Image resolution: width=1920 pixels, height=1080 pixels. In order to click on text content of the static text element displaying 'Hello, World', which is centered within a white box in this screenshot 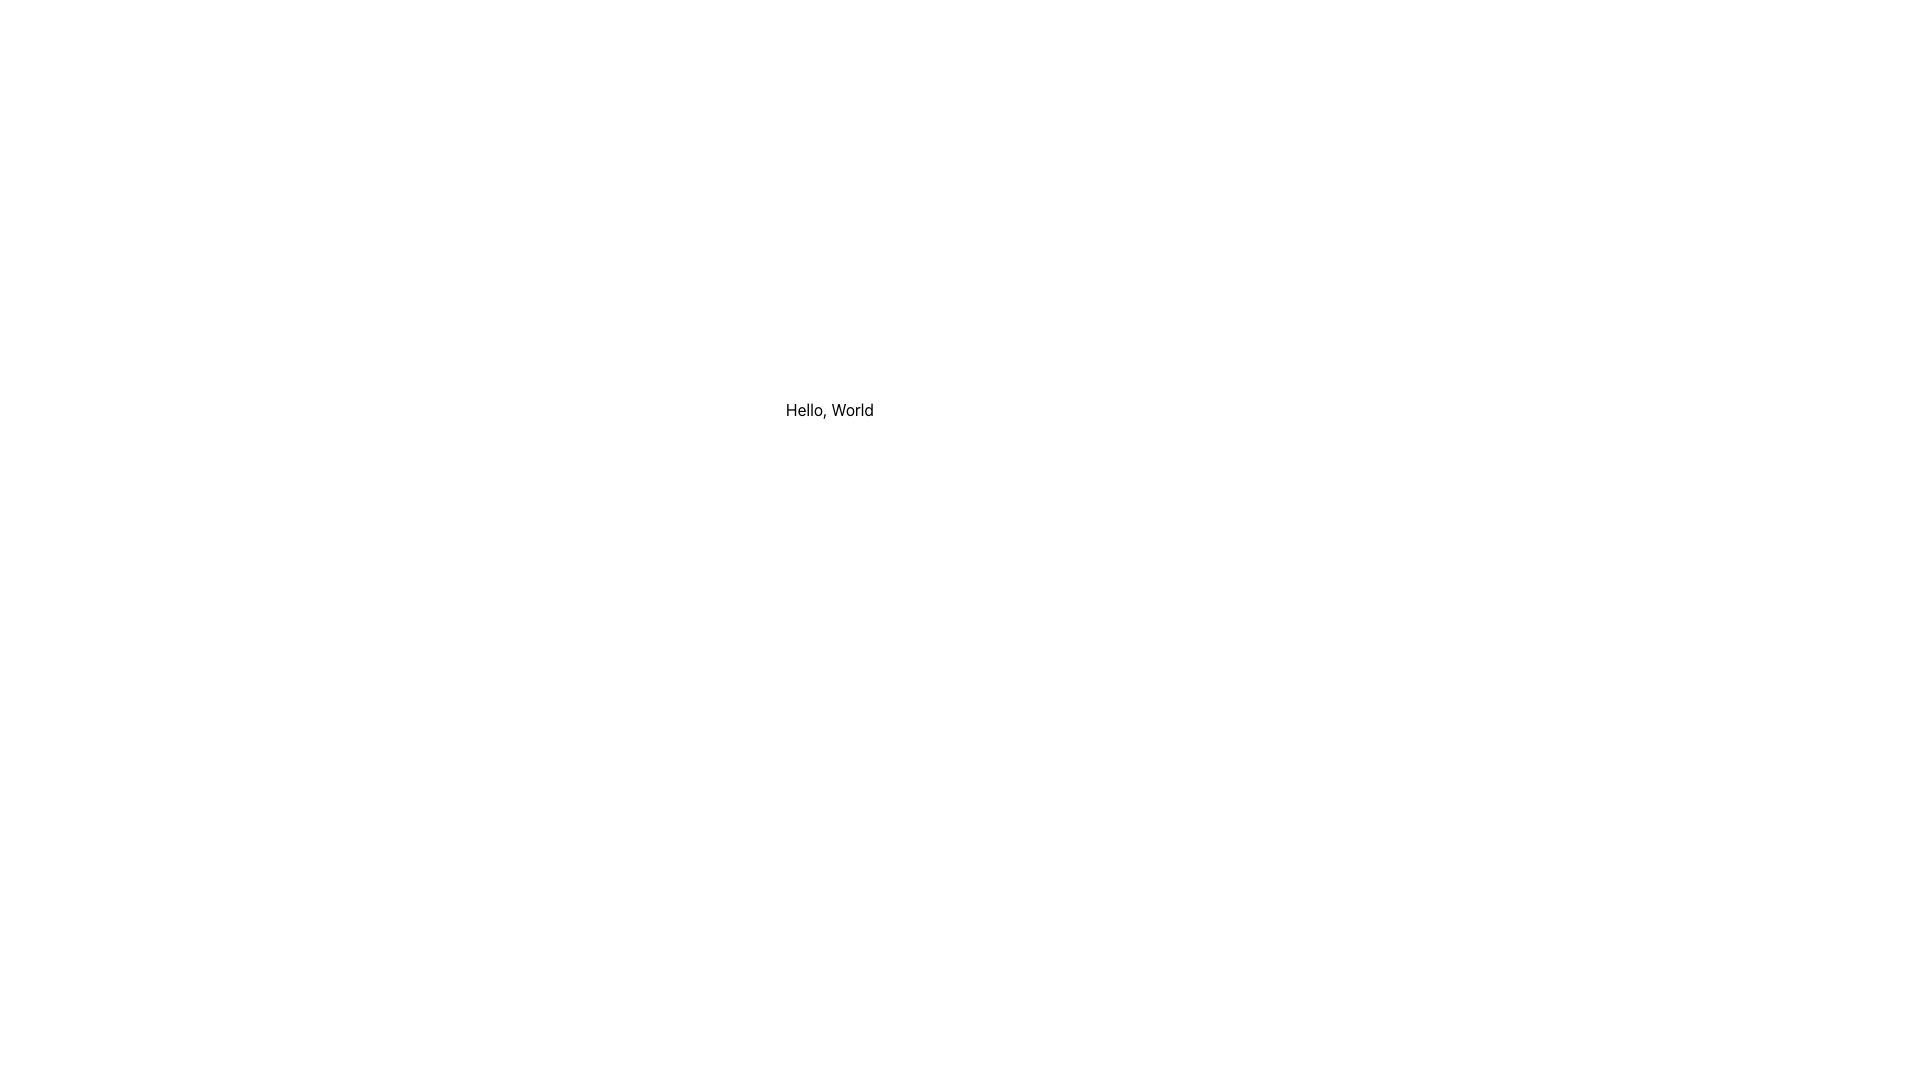, I will do `click(830, 408)`.